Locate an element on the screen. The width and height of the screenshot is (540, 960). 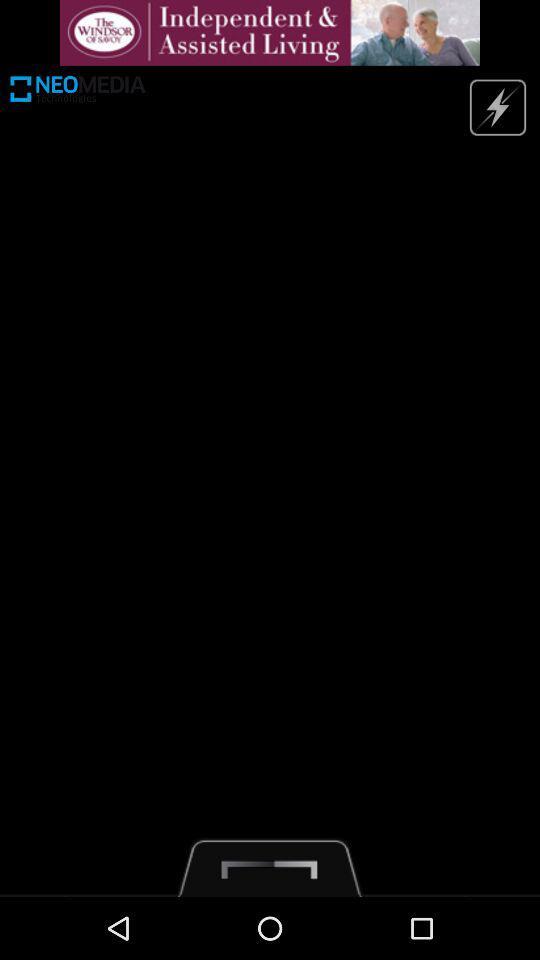
notifications is located at coordinates (270, 31).